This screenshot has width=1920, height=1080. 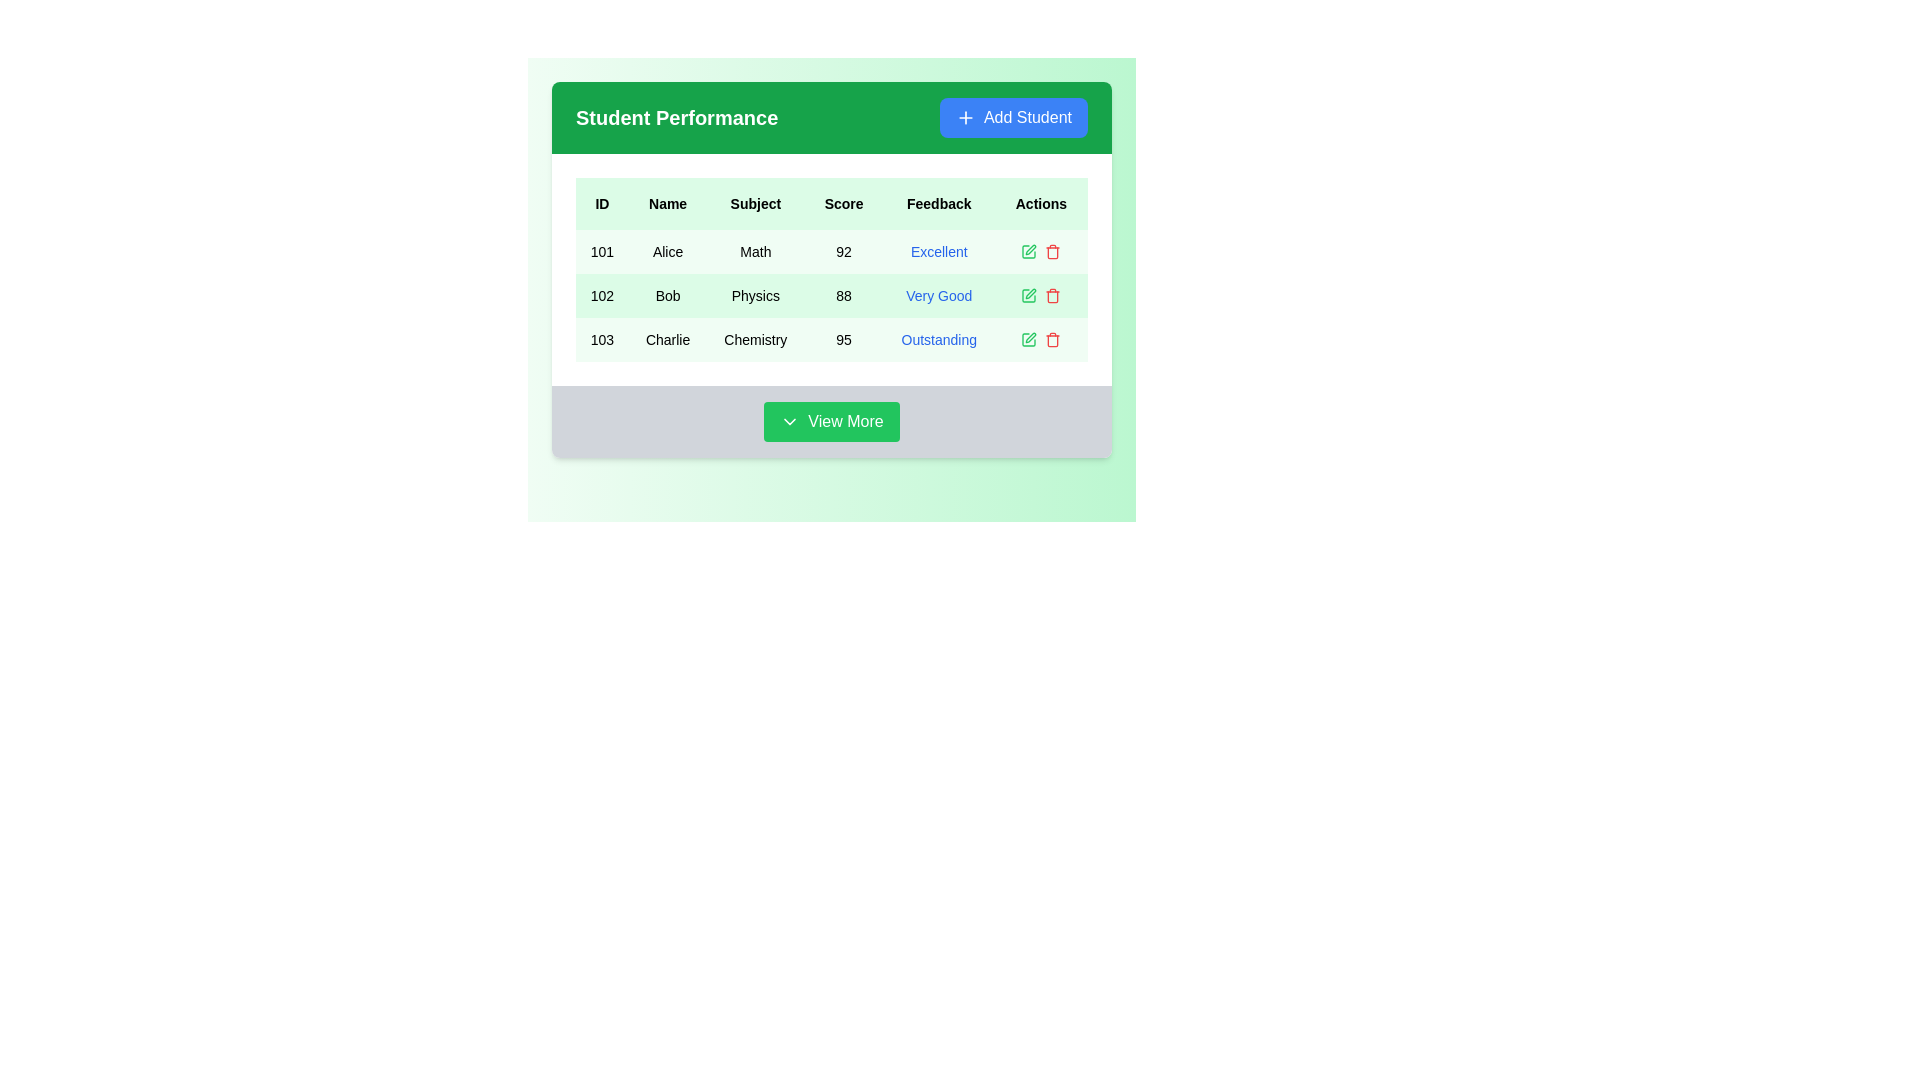 What do you see at coordinates (754, 250) in the screenshot?
I see `text displayed in the 'Math' label located in the 'Subject' column of the 'Student Performance' table, which is the third item in the first row` at bounding box center [754, 250].